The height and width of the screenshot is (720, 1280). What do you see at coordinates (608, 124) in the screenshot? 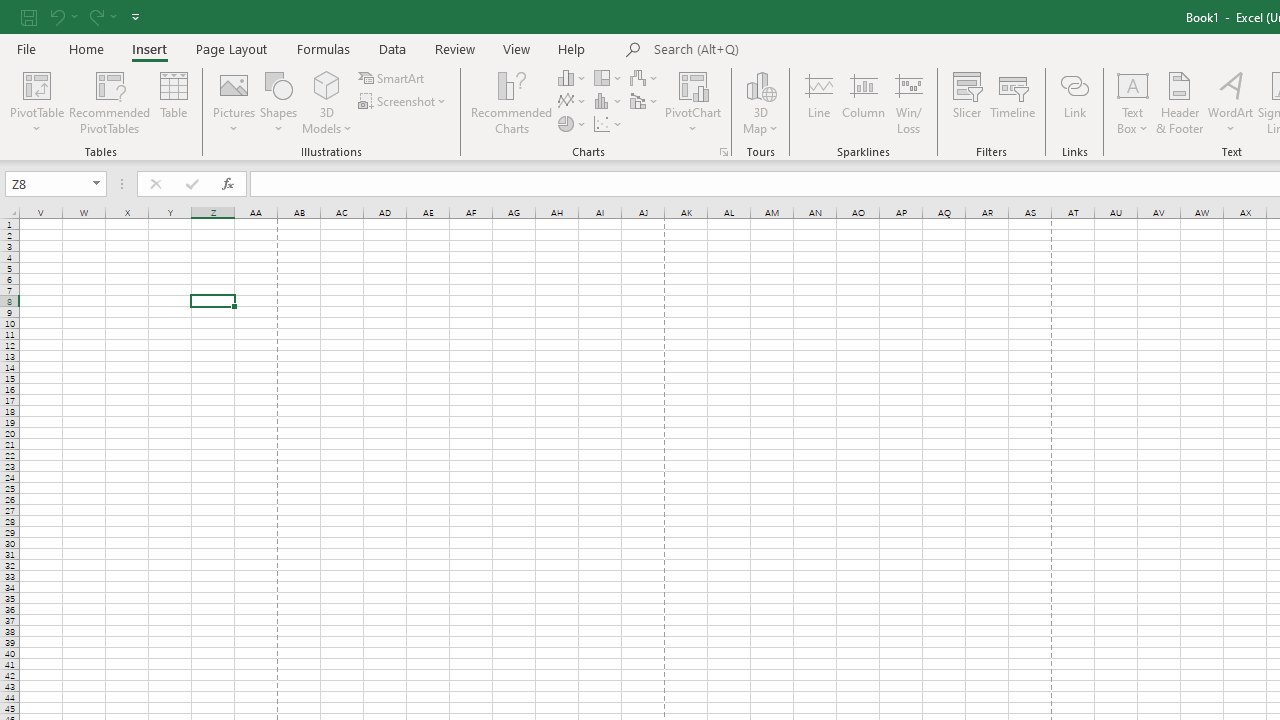
I see `'Insert Scatter (X, Y) or Bubble Chart'` at bounding box center [608, 124].